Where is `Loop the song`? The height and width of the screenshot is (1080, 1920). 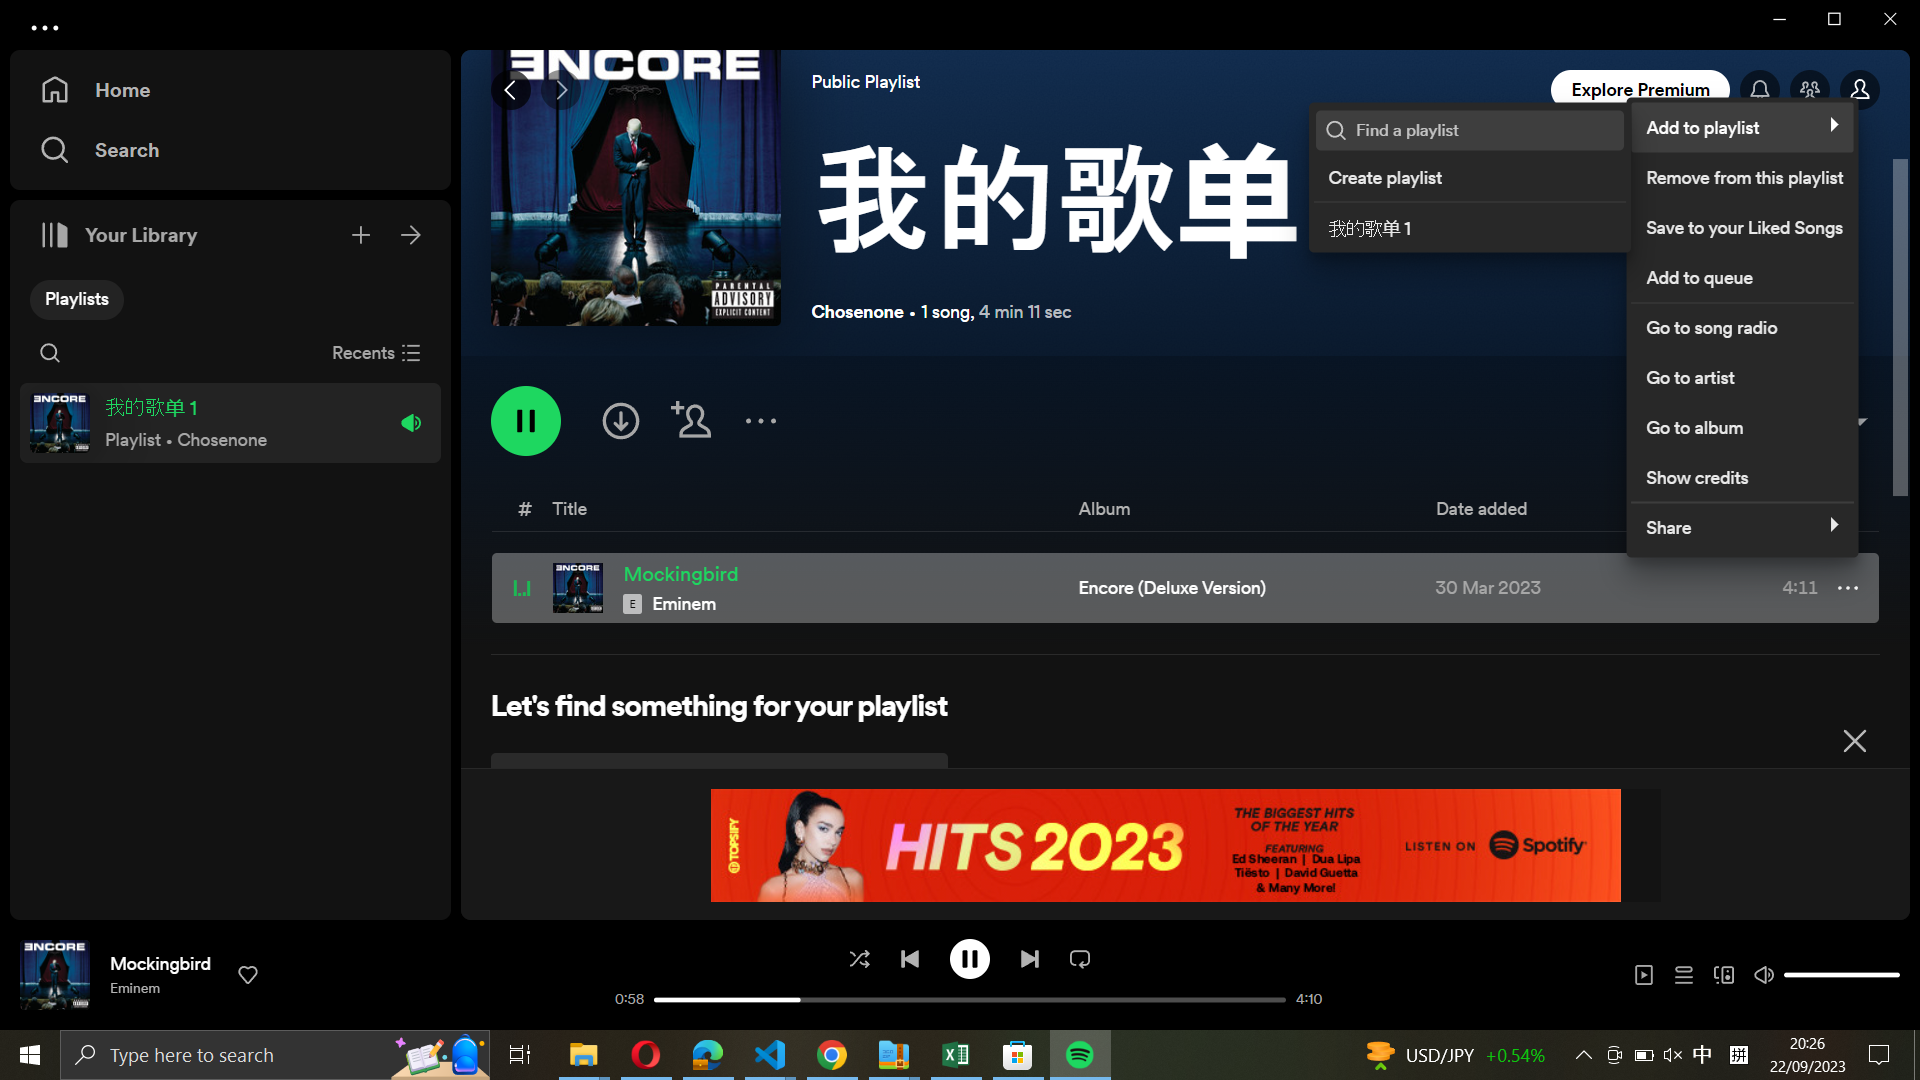 Loop the song is located at coordinates (1079, 956).